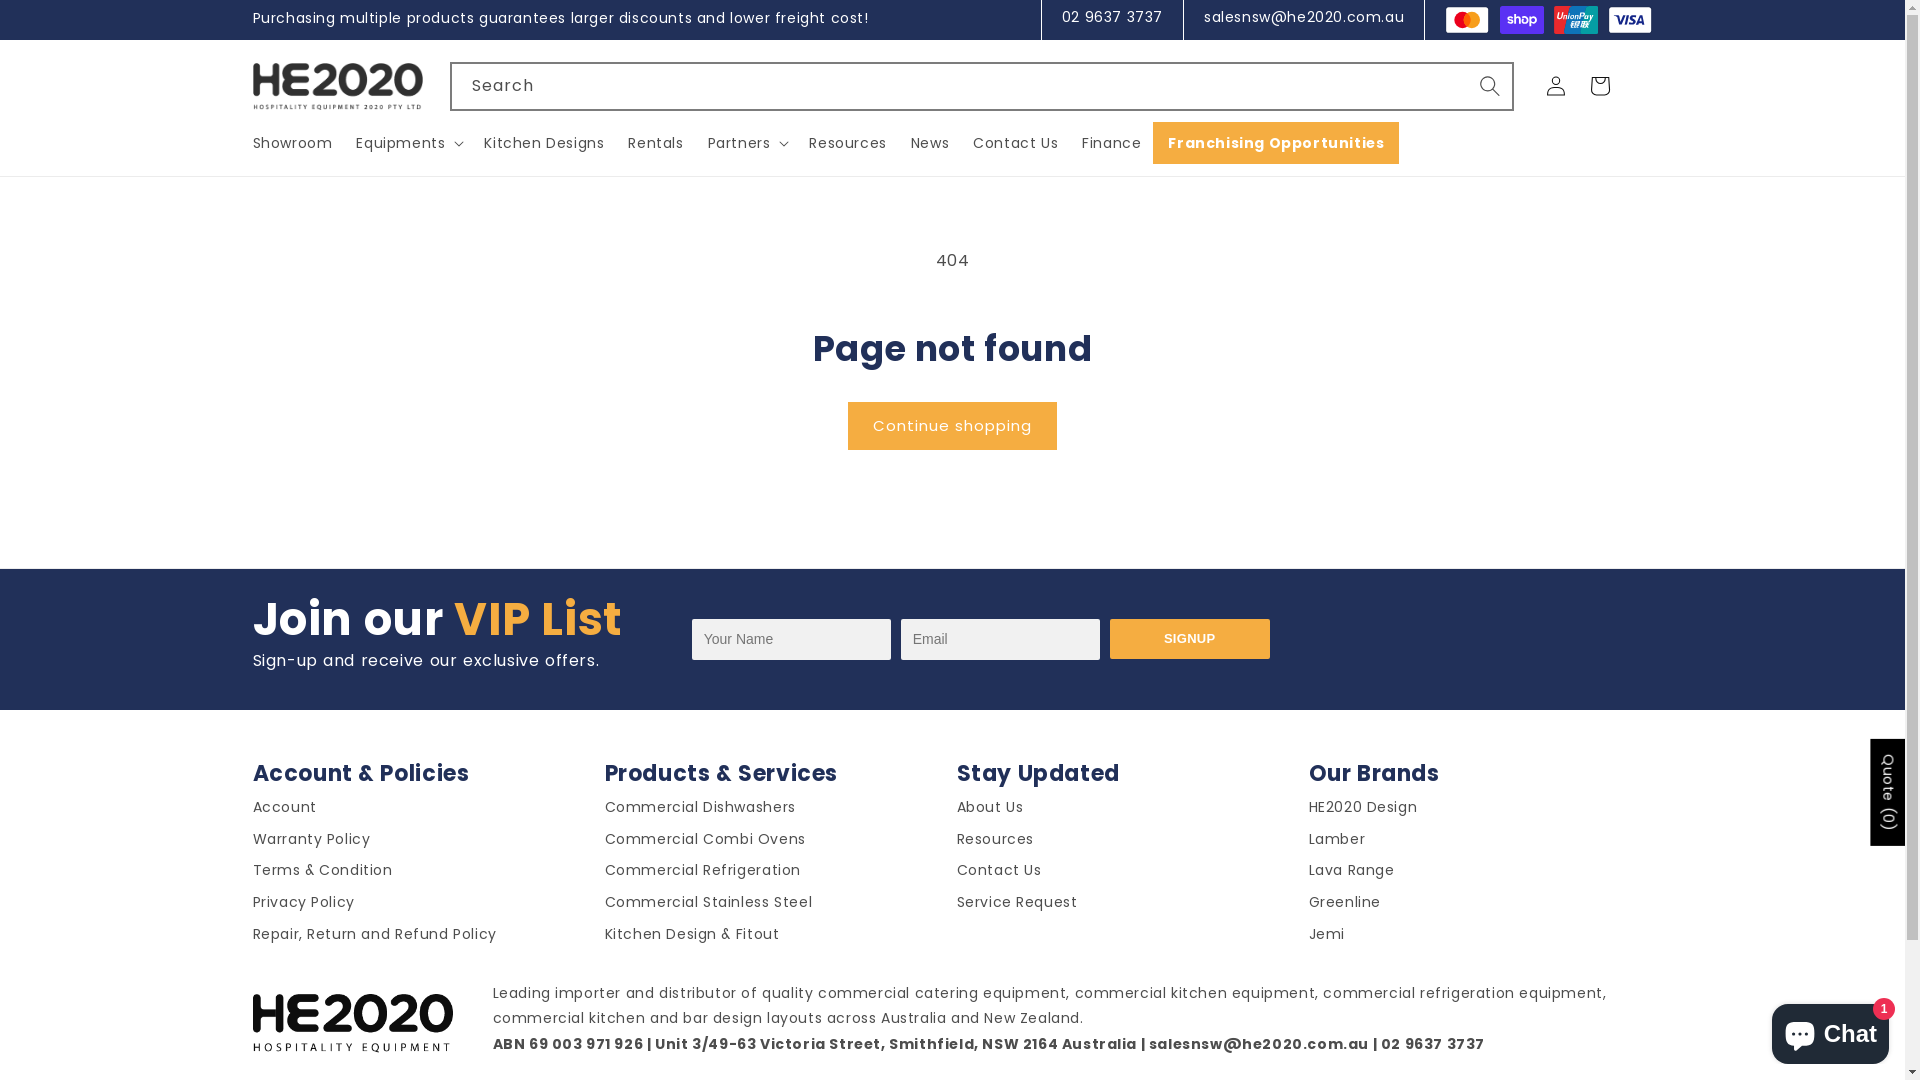 This screenshot has height=1080, width=1920. Describe the element at coordinates (1308, 811) in the screenshot. I see `'HE2020 Design'` at that location.